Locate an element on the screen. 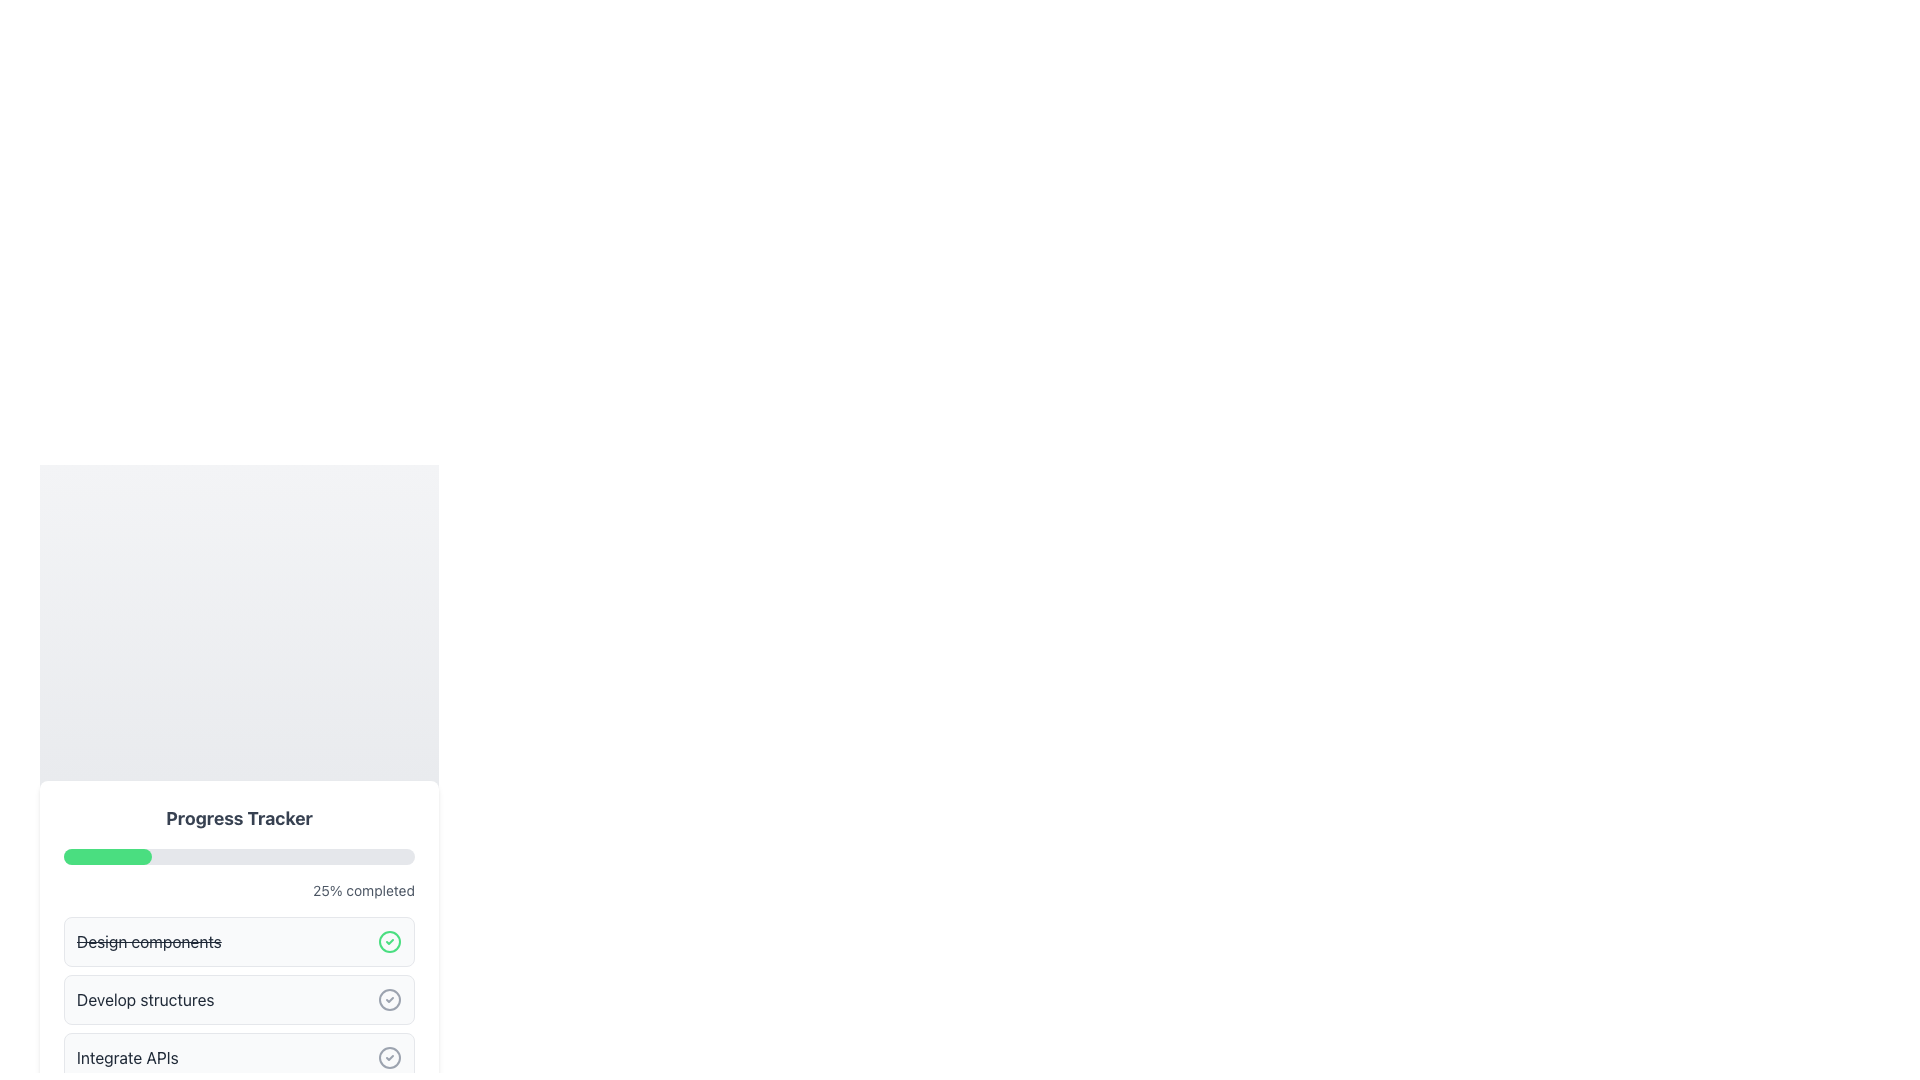 This screenshot has height=1080, width=1920. the circular icon with a check mark (✔️) inside, which is styled with a gray outline and a lighter gray background, located on the right end of the row containing the 'Integrate APIs' label is located at coordinates (389, 1056).